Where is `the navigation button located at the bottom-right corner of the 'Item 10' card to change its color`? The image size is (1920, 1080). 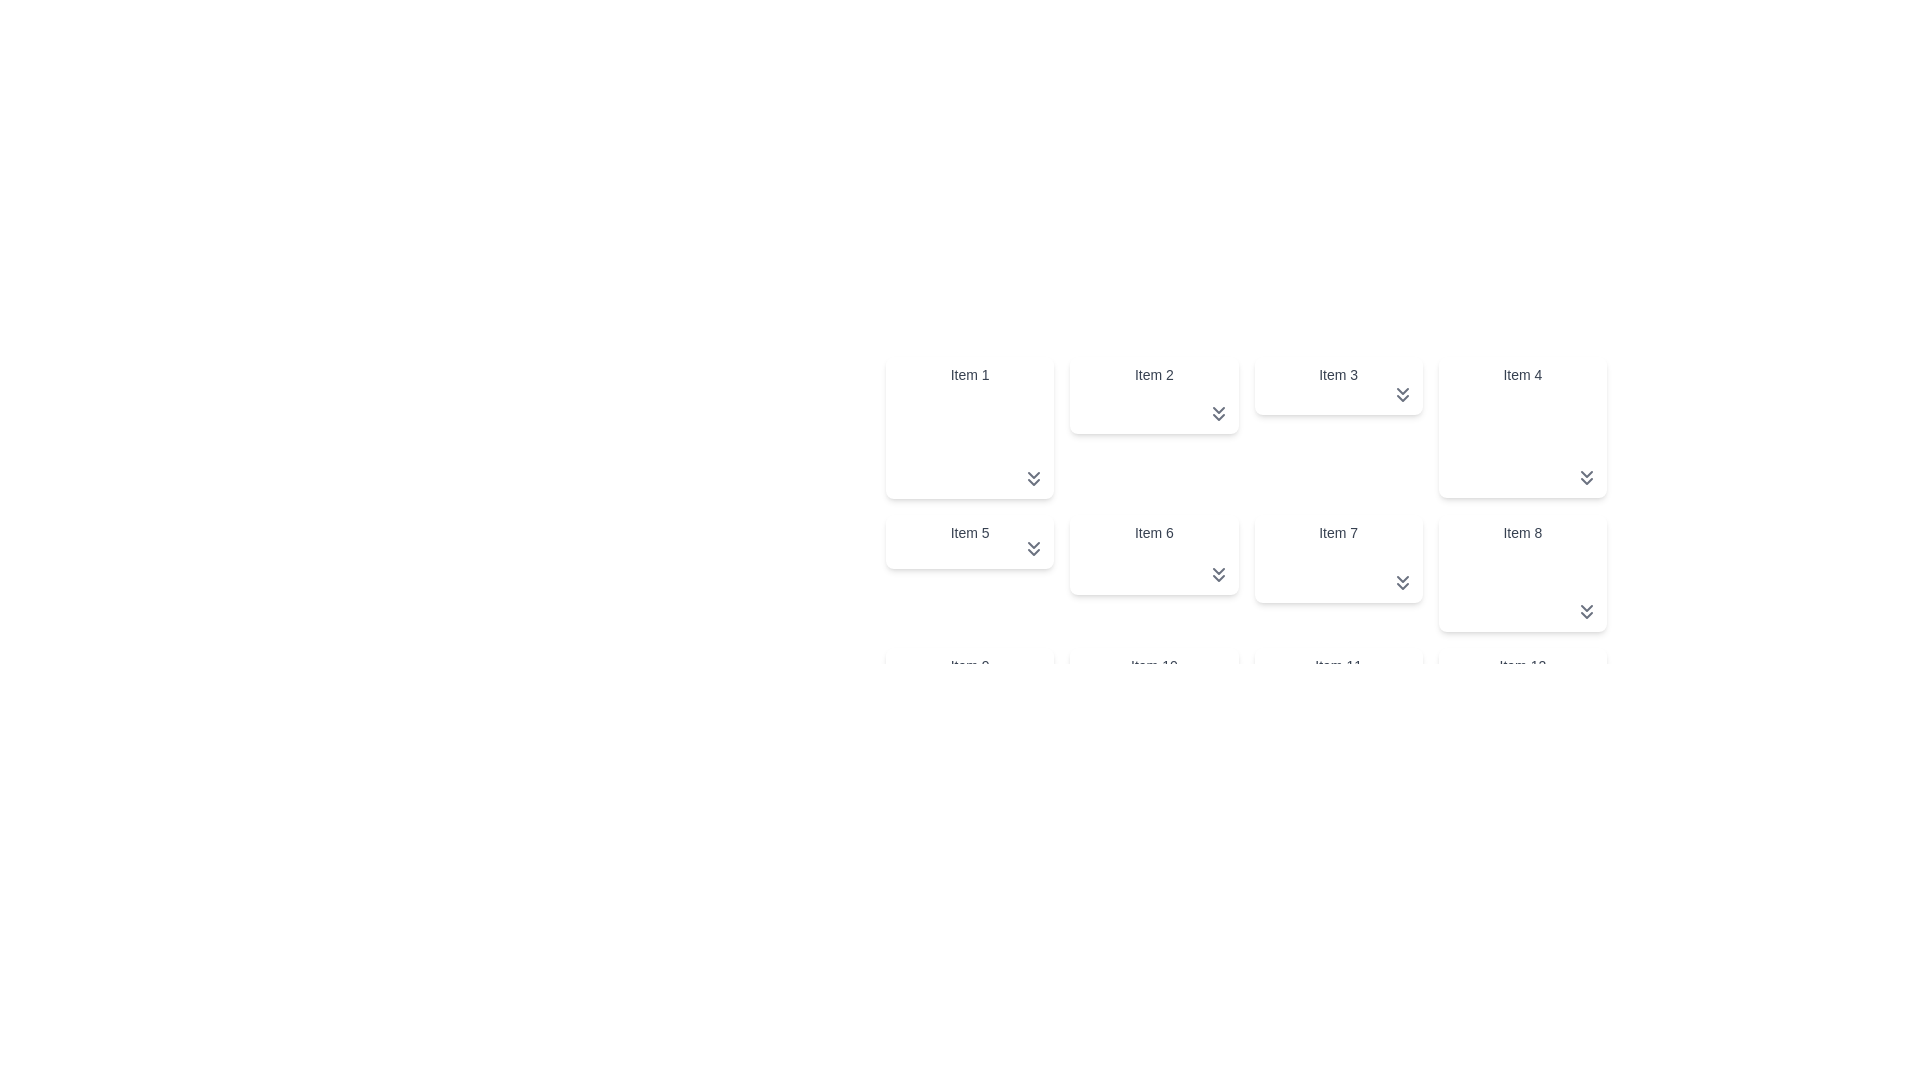 the navigation button located at the bottom-right corner of the 'Item 10' card to change its color is located at coordinates (1217, 716).